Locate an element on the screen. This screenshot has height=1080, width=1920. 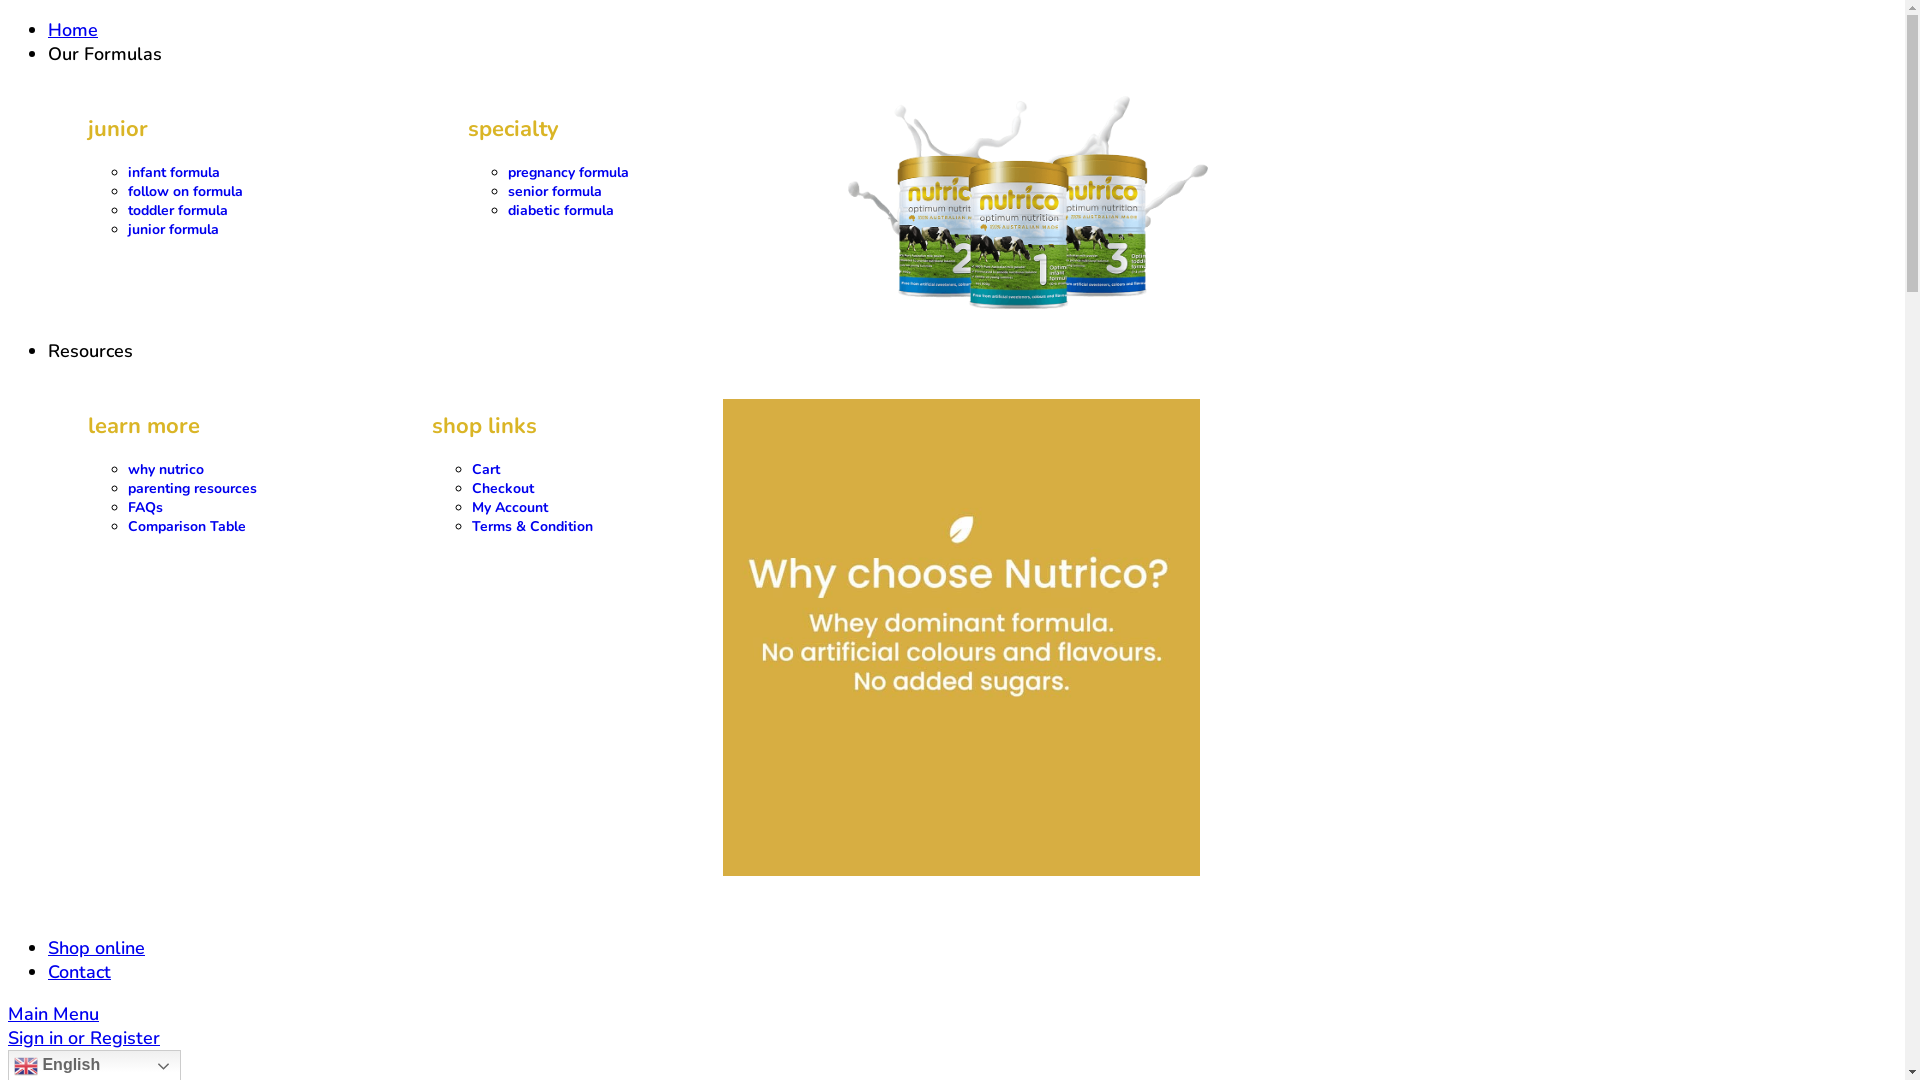
'Cart' is located at coordinates (470, 469).